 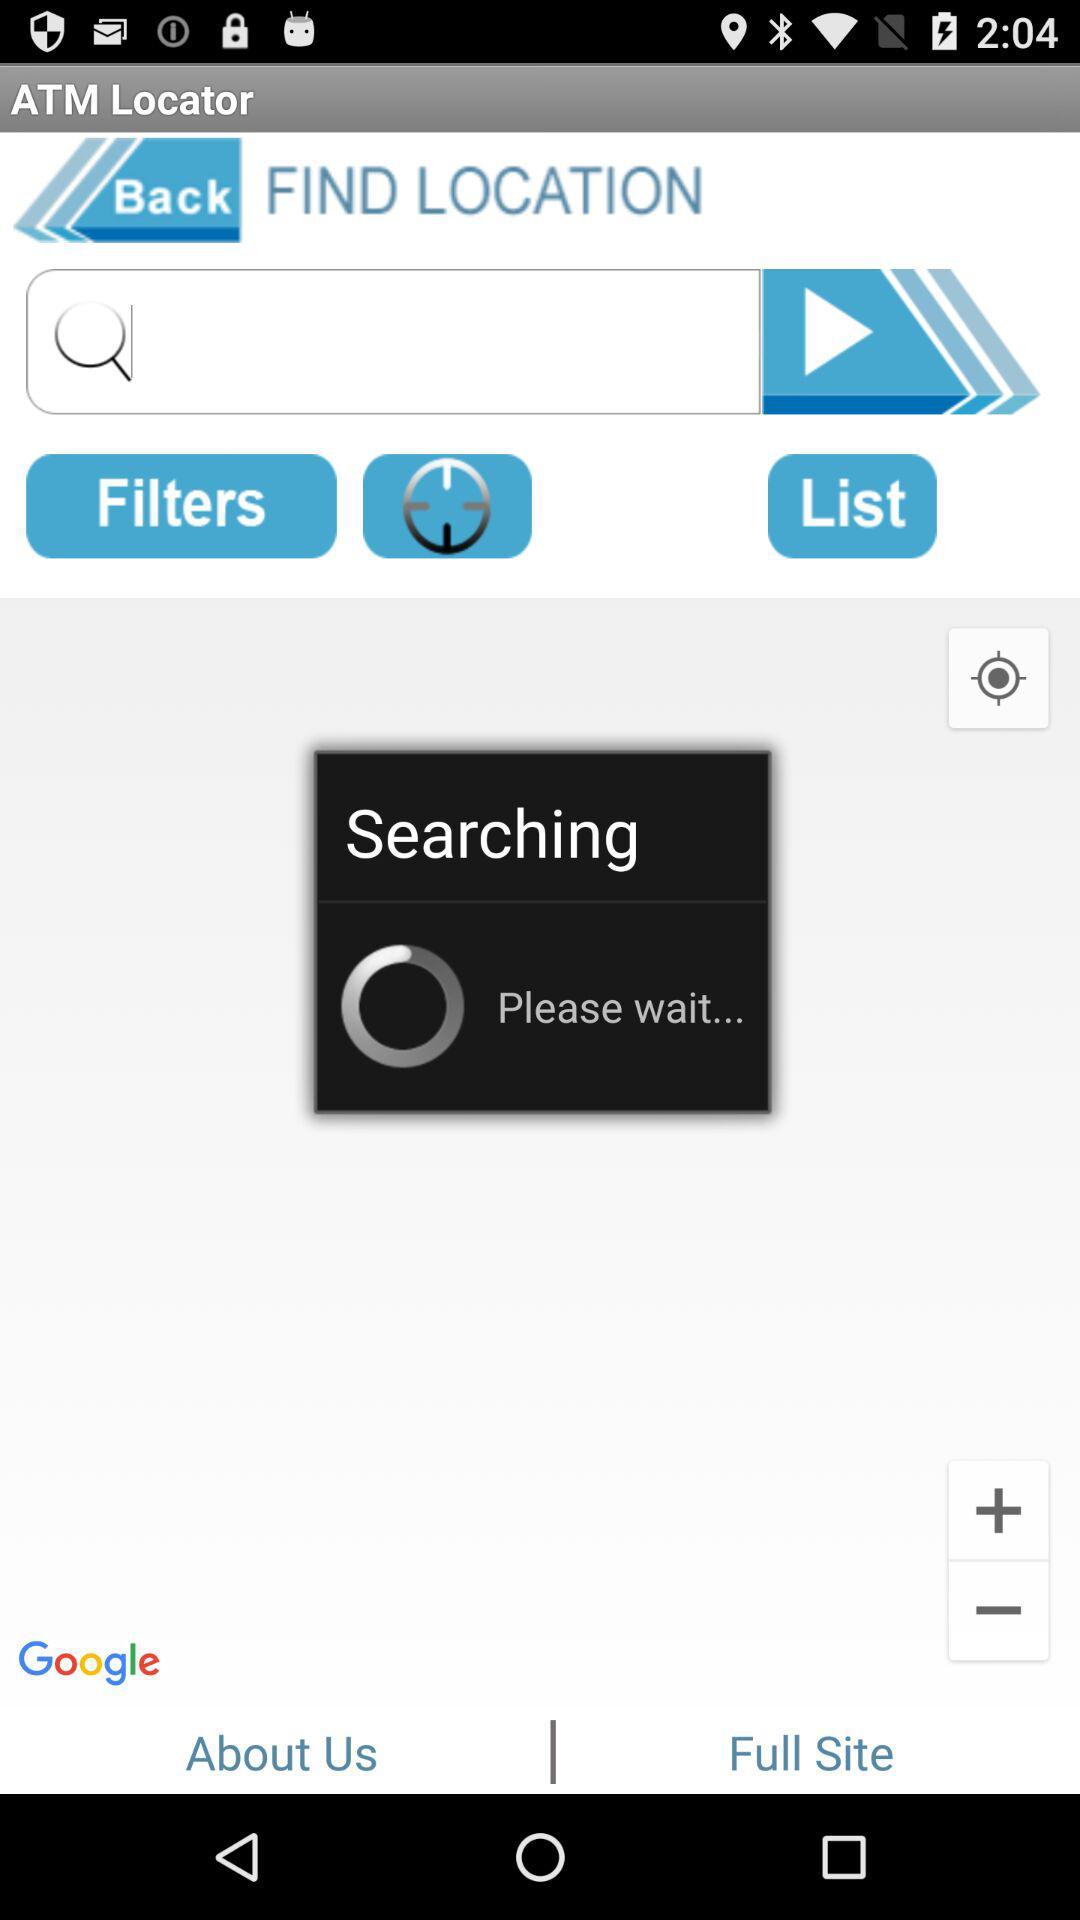 I want to click on icon at the center, so click(x=540, y=1148).